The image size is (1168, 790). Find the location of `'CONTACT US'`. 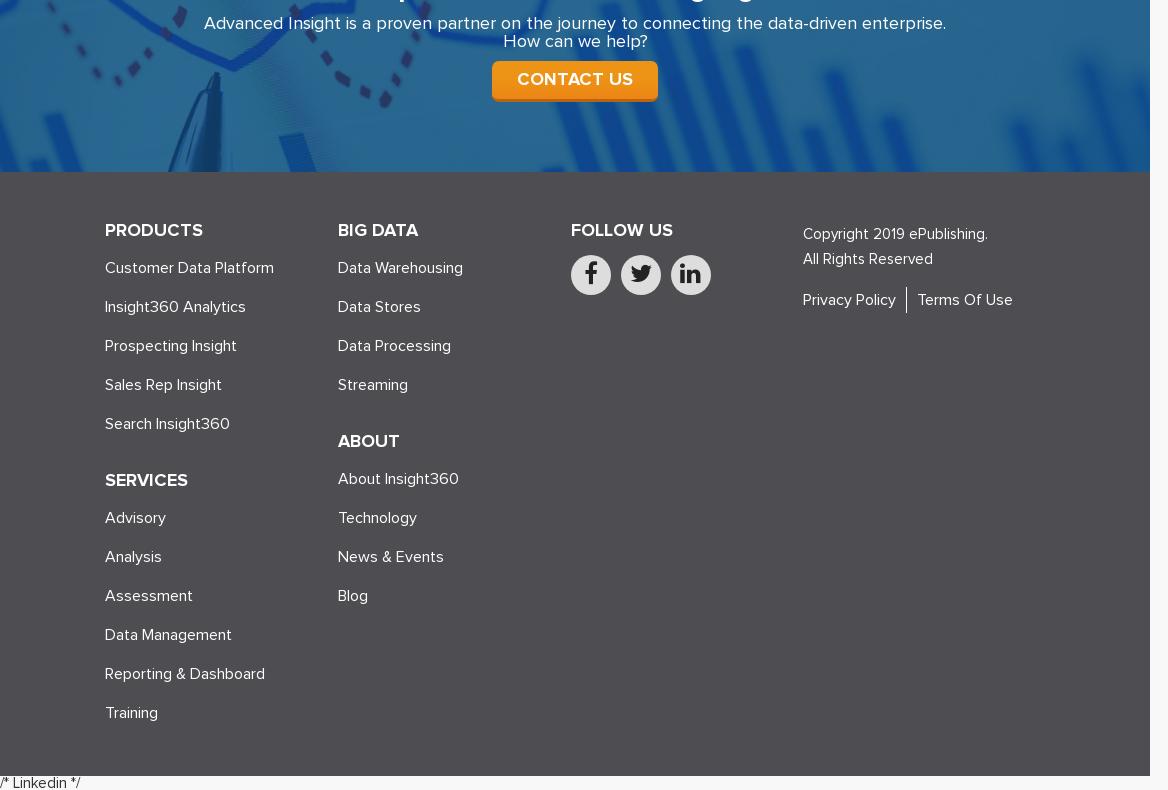

'CONTACT US' is located at coordinates (515, 80).